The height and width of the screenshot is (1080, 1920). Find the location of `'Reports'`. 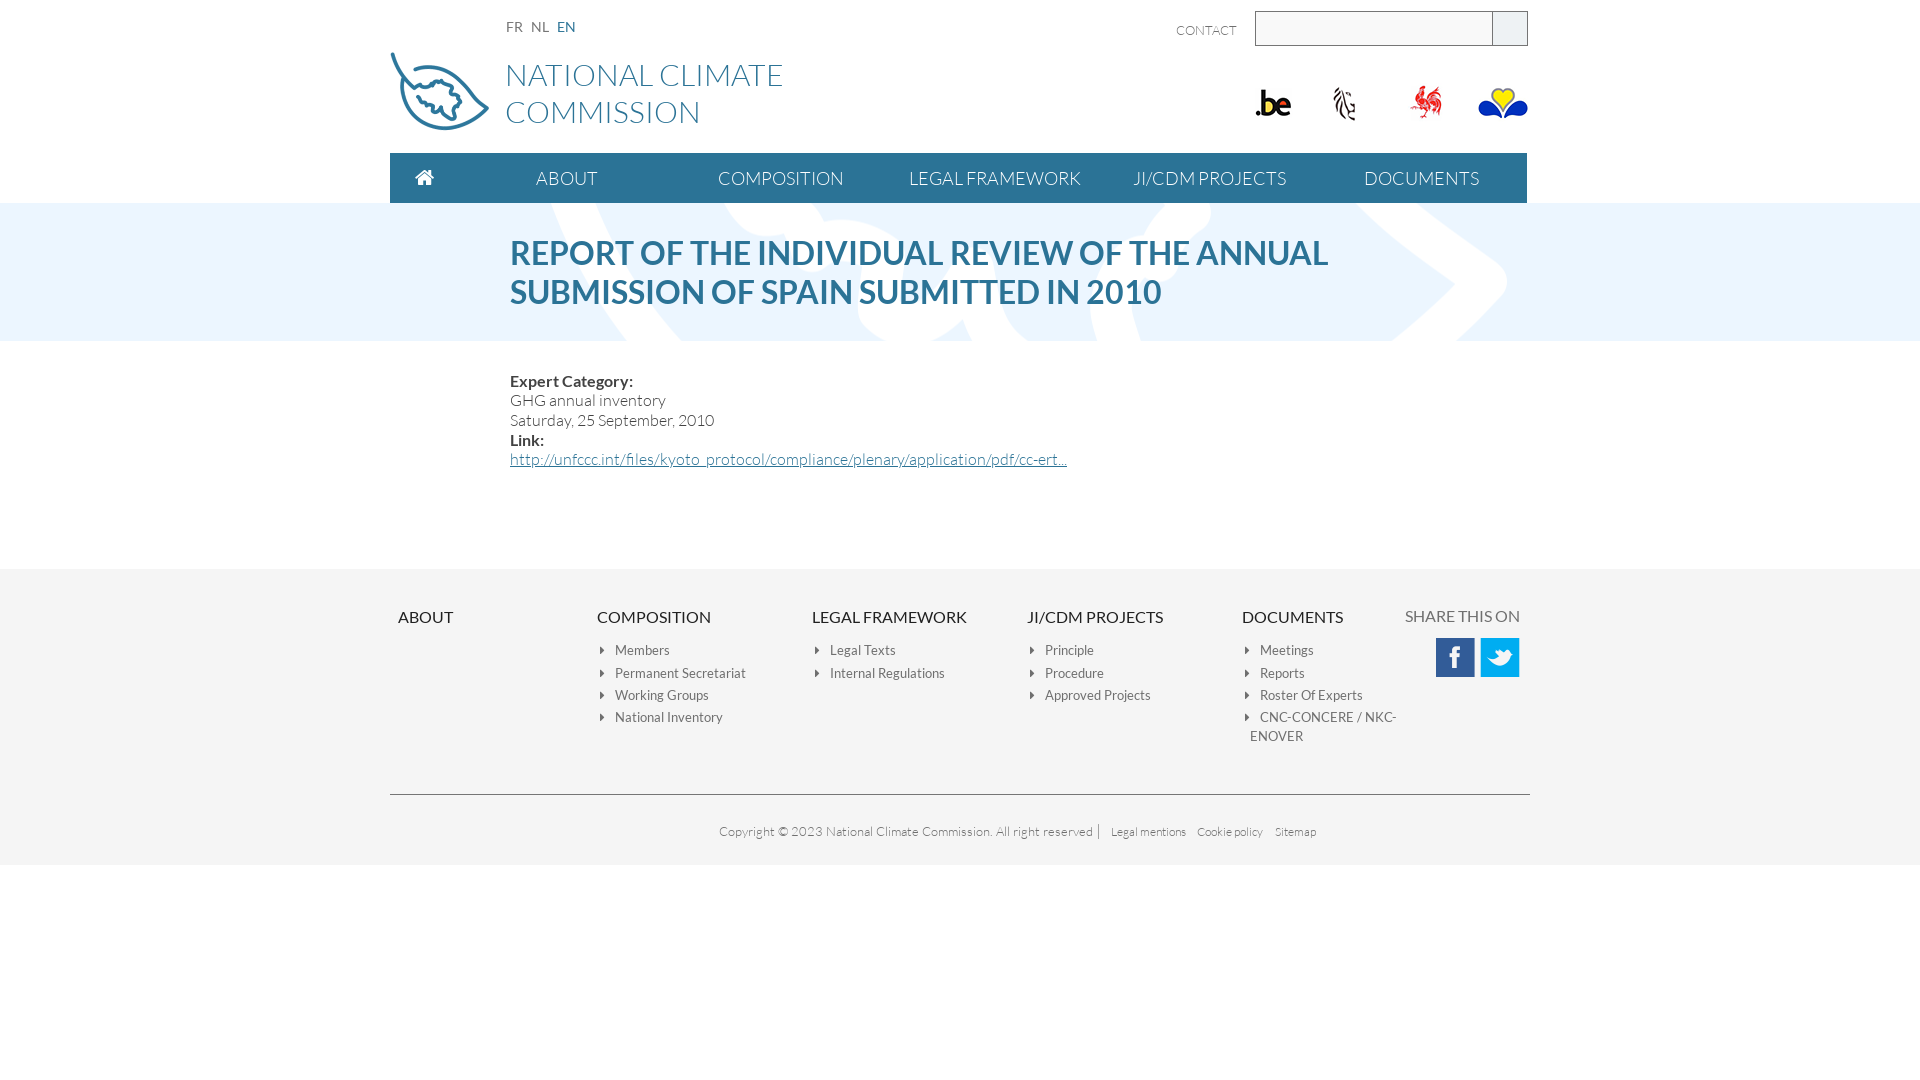

'Reports' is located at coordinates (1274, 672).